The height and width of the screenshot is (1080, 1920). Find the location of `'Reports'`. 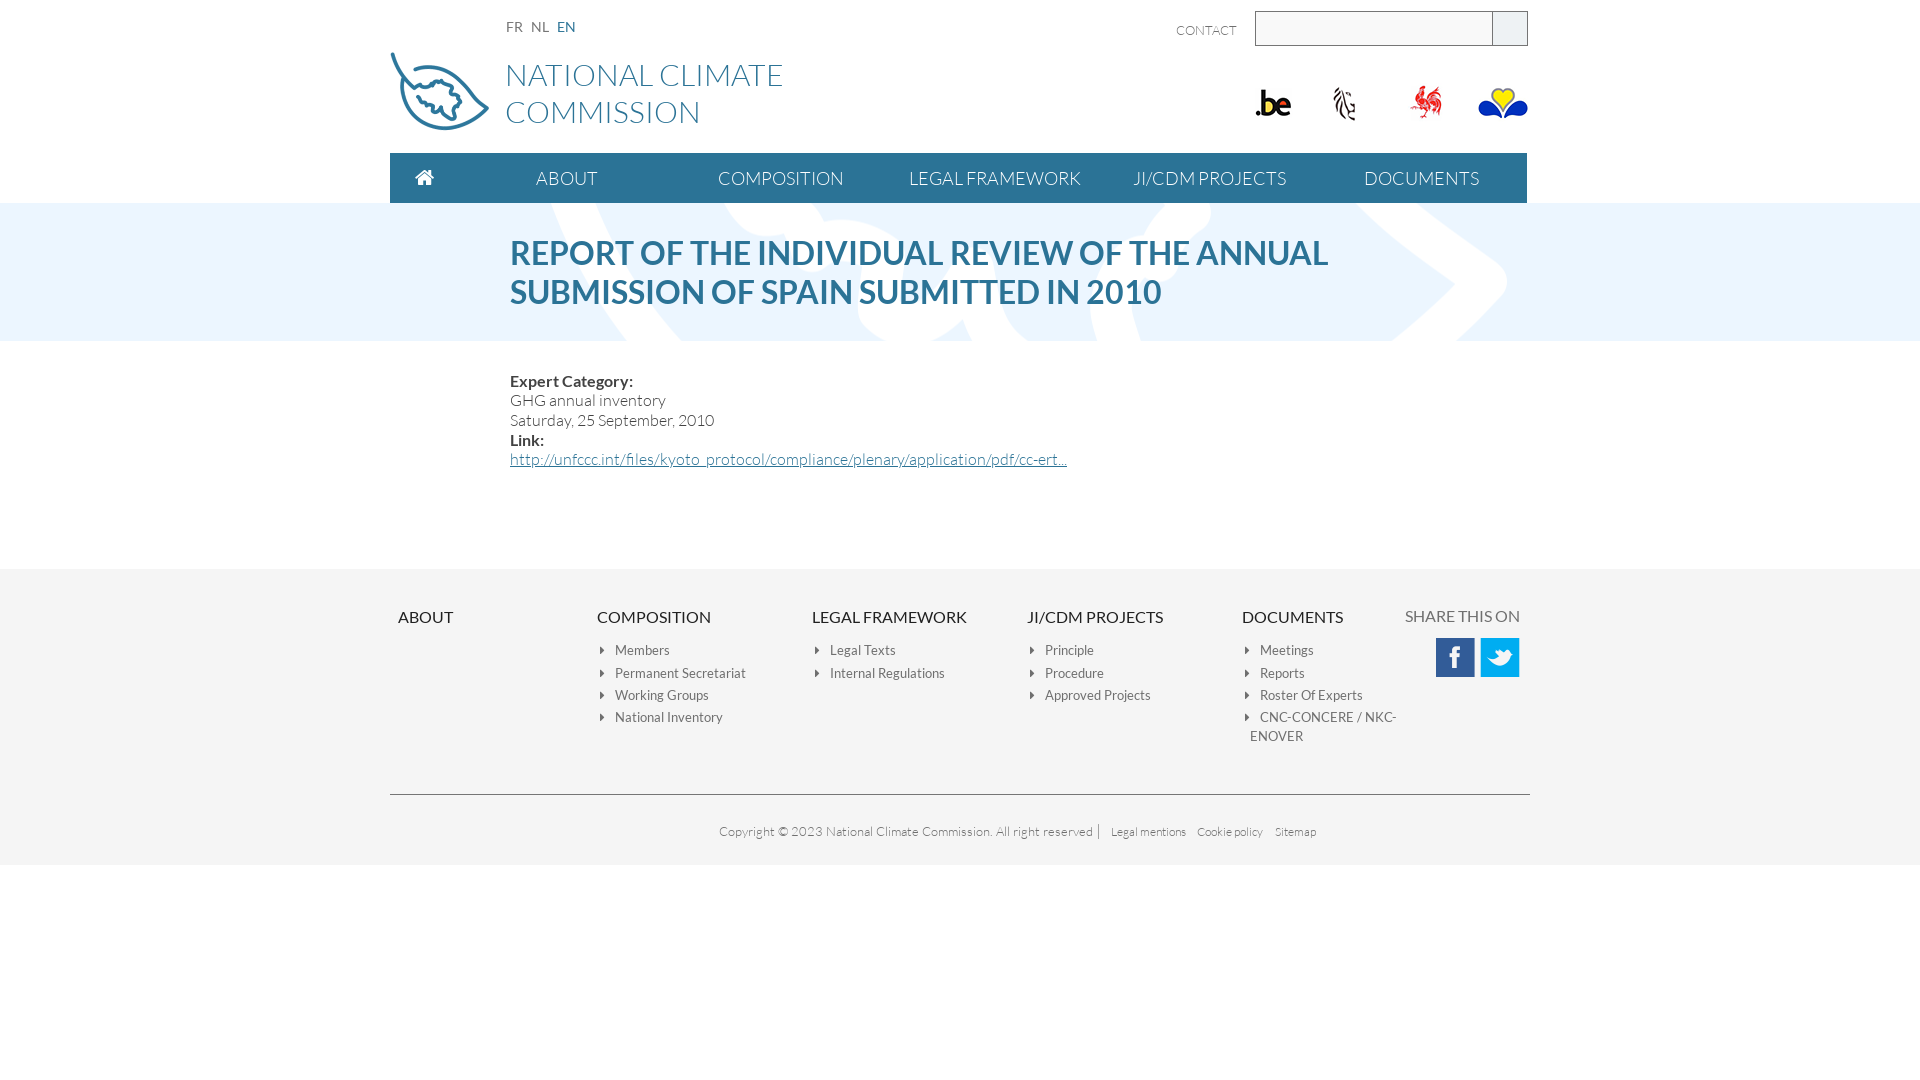

'Reports' is located at coordinates (1274, 672).